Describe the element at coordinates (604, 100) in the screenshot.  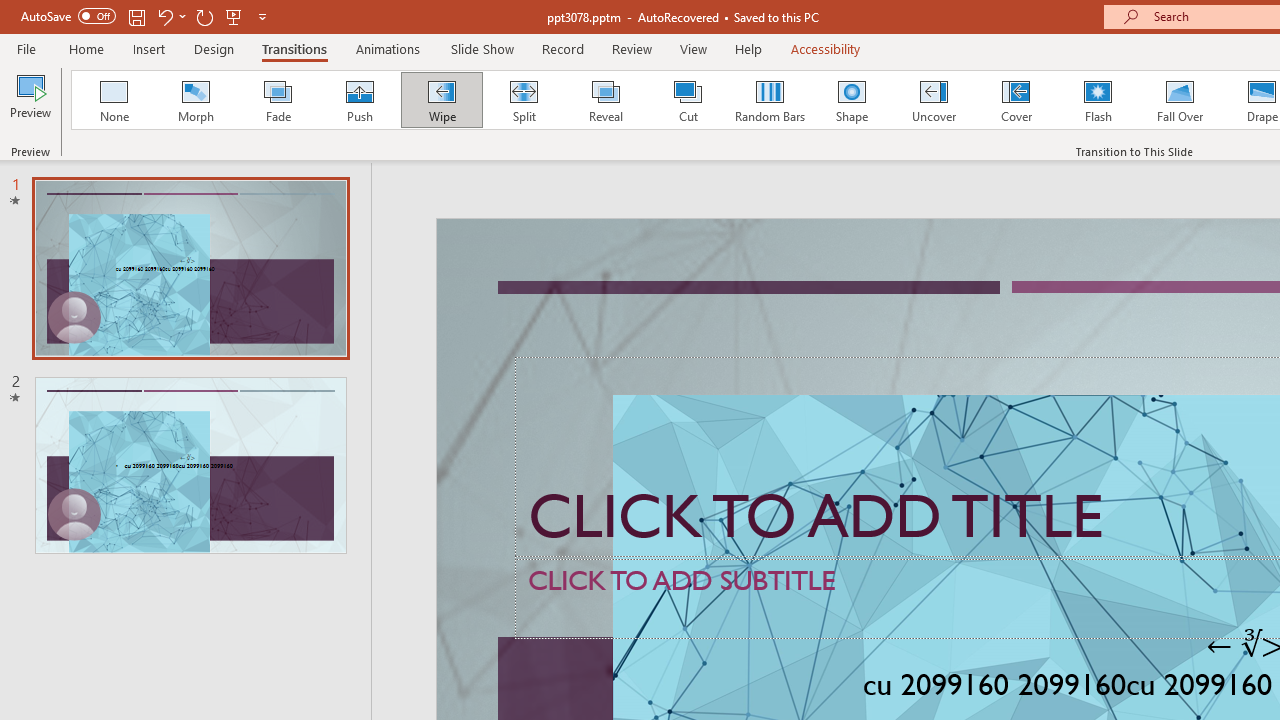
I see `'Reveal'` at that location.